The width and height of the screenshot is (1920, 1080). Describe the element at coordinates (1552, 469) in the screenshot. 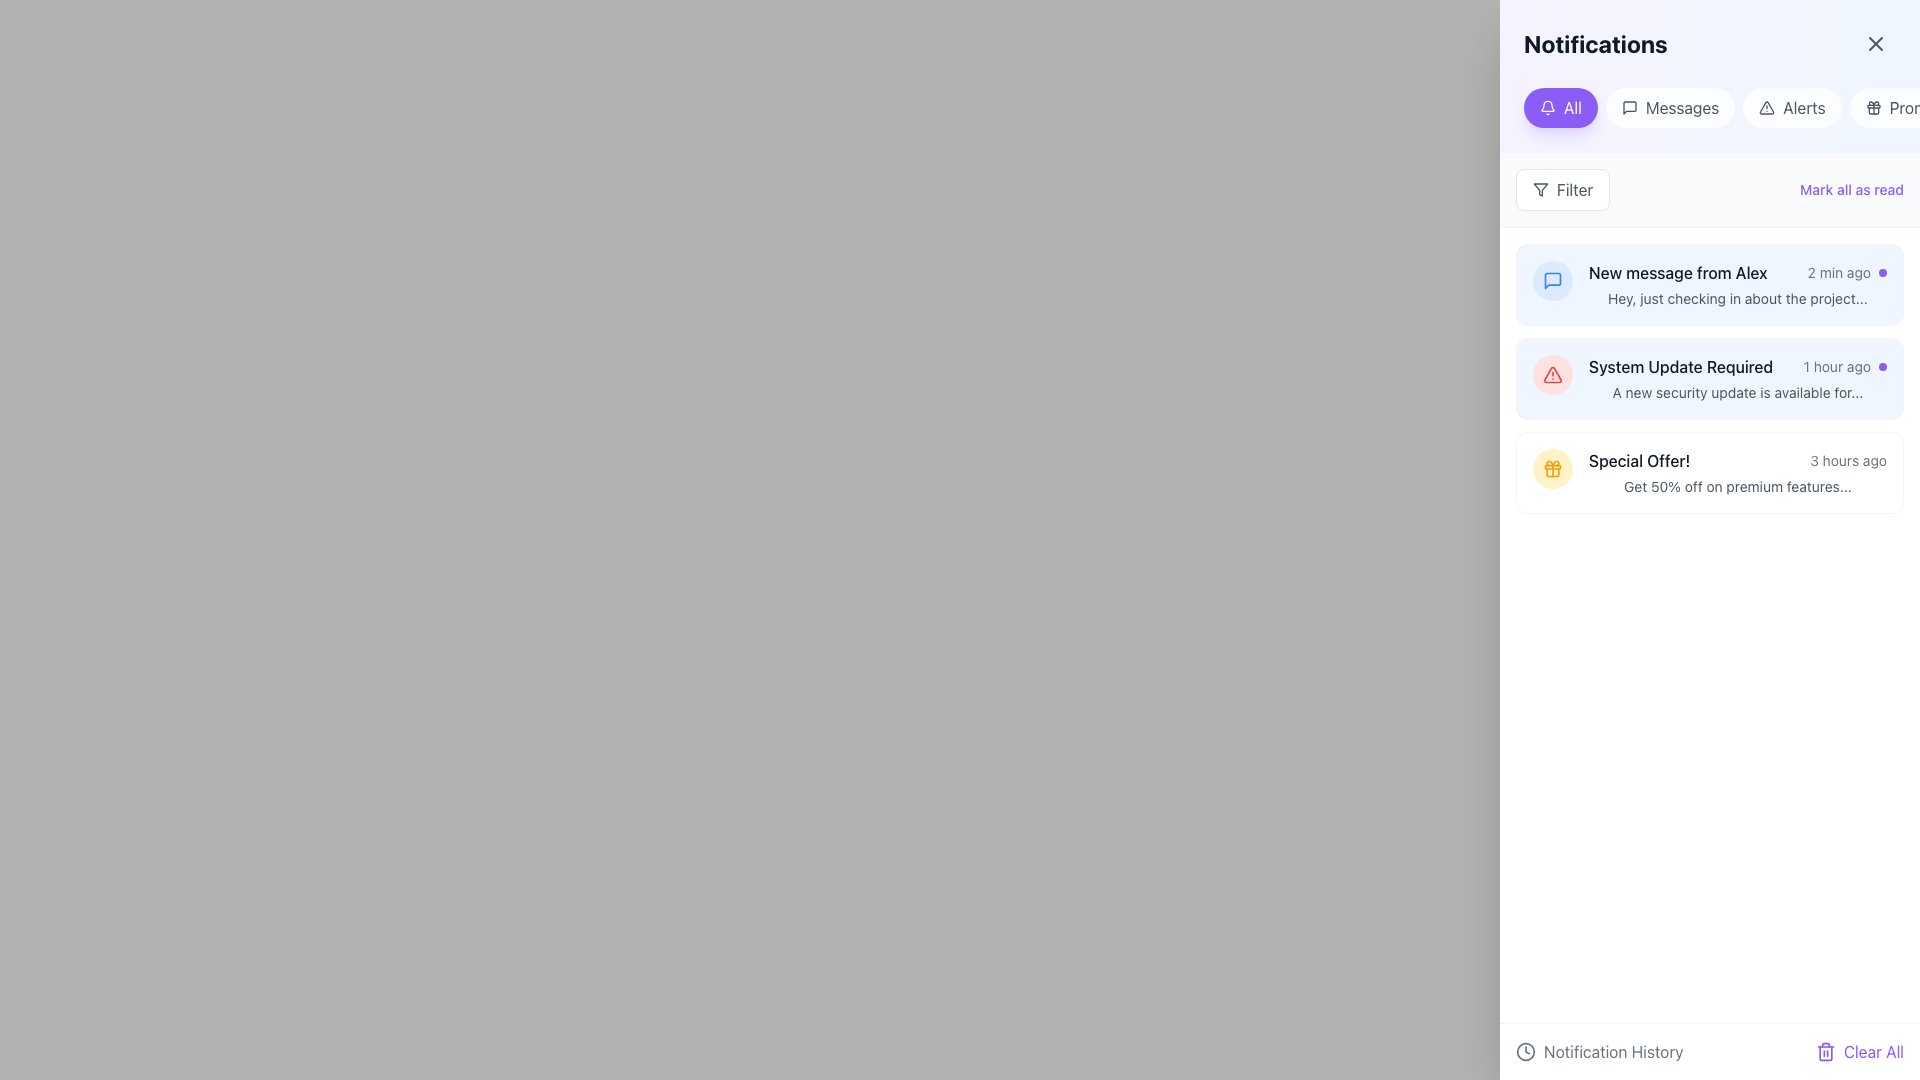

I see `the gift box icon on the left side of the 'Special Offer!' notification` at that location.